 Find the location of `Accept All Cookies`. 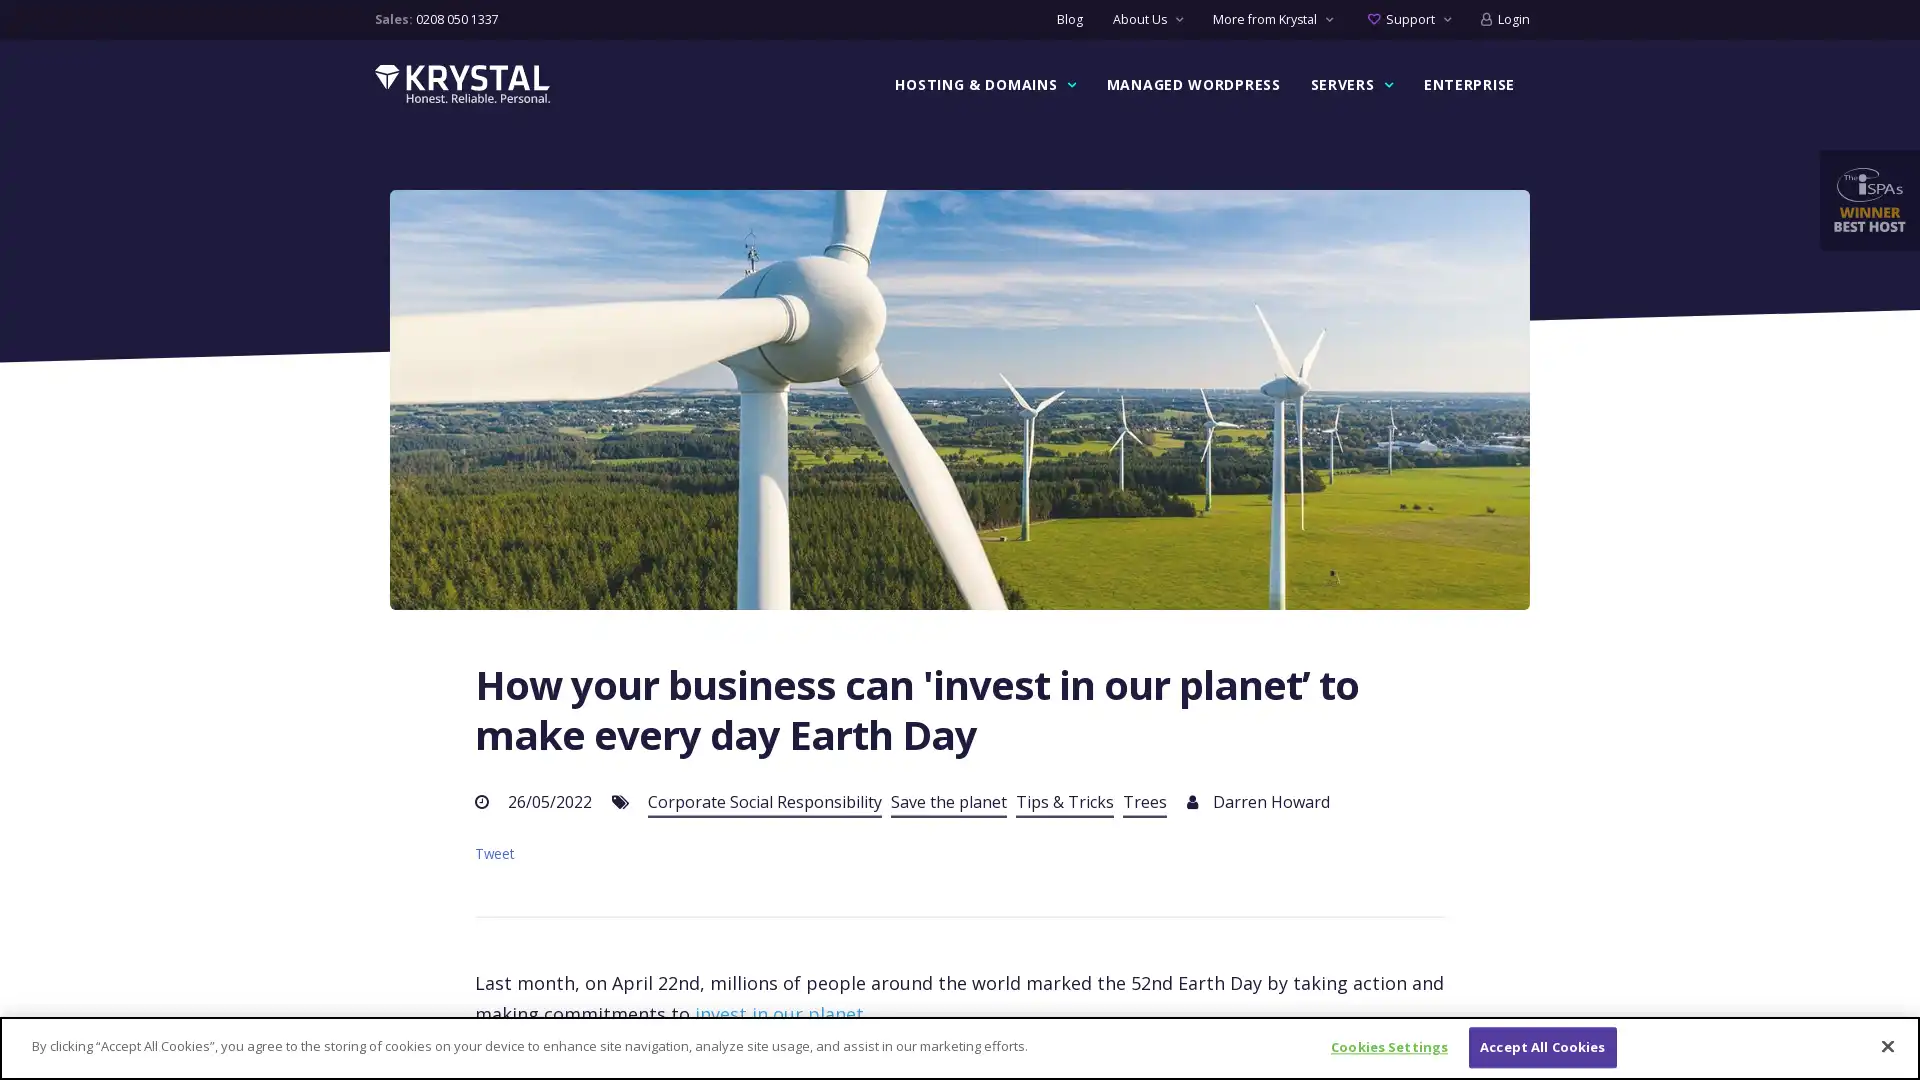

Accept All Cookies is located at coordinates (1541, 1046).